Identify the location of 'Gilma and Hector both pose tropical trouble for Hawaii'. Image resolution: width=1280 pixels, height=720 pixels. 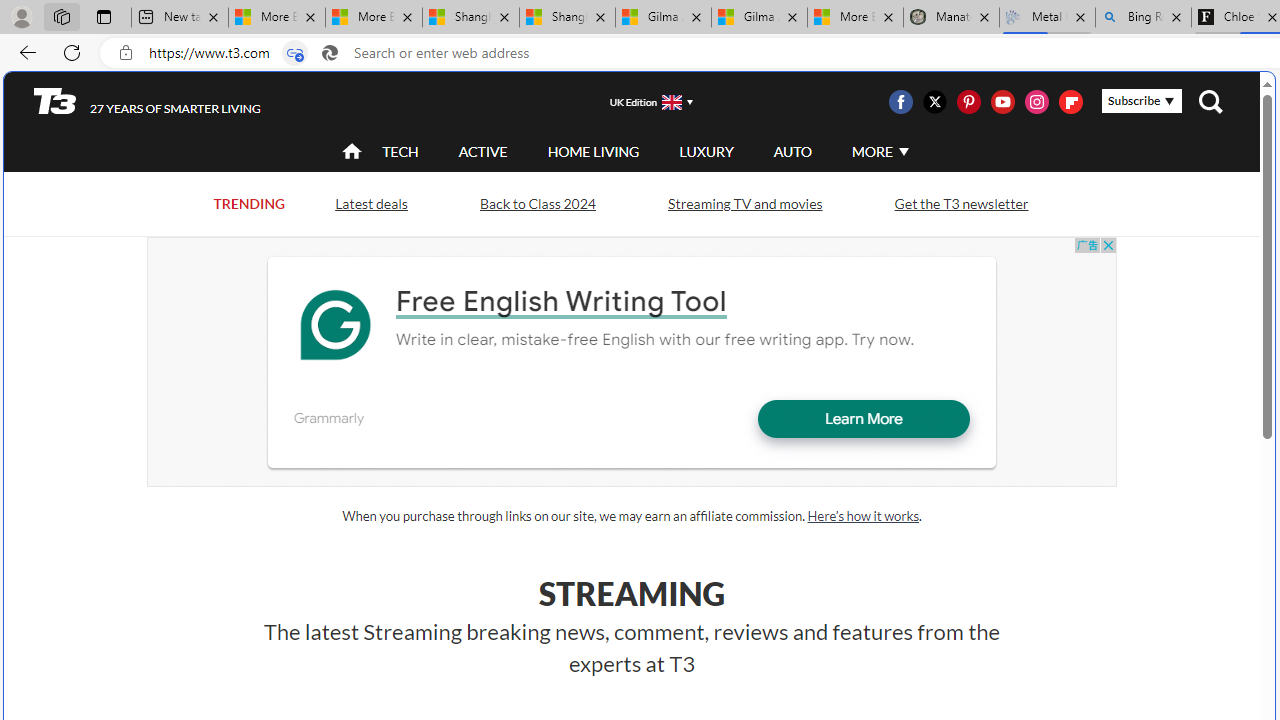
(758, 17).